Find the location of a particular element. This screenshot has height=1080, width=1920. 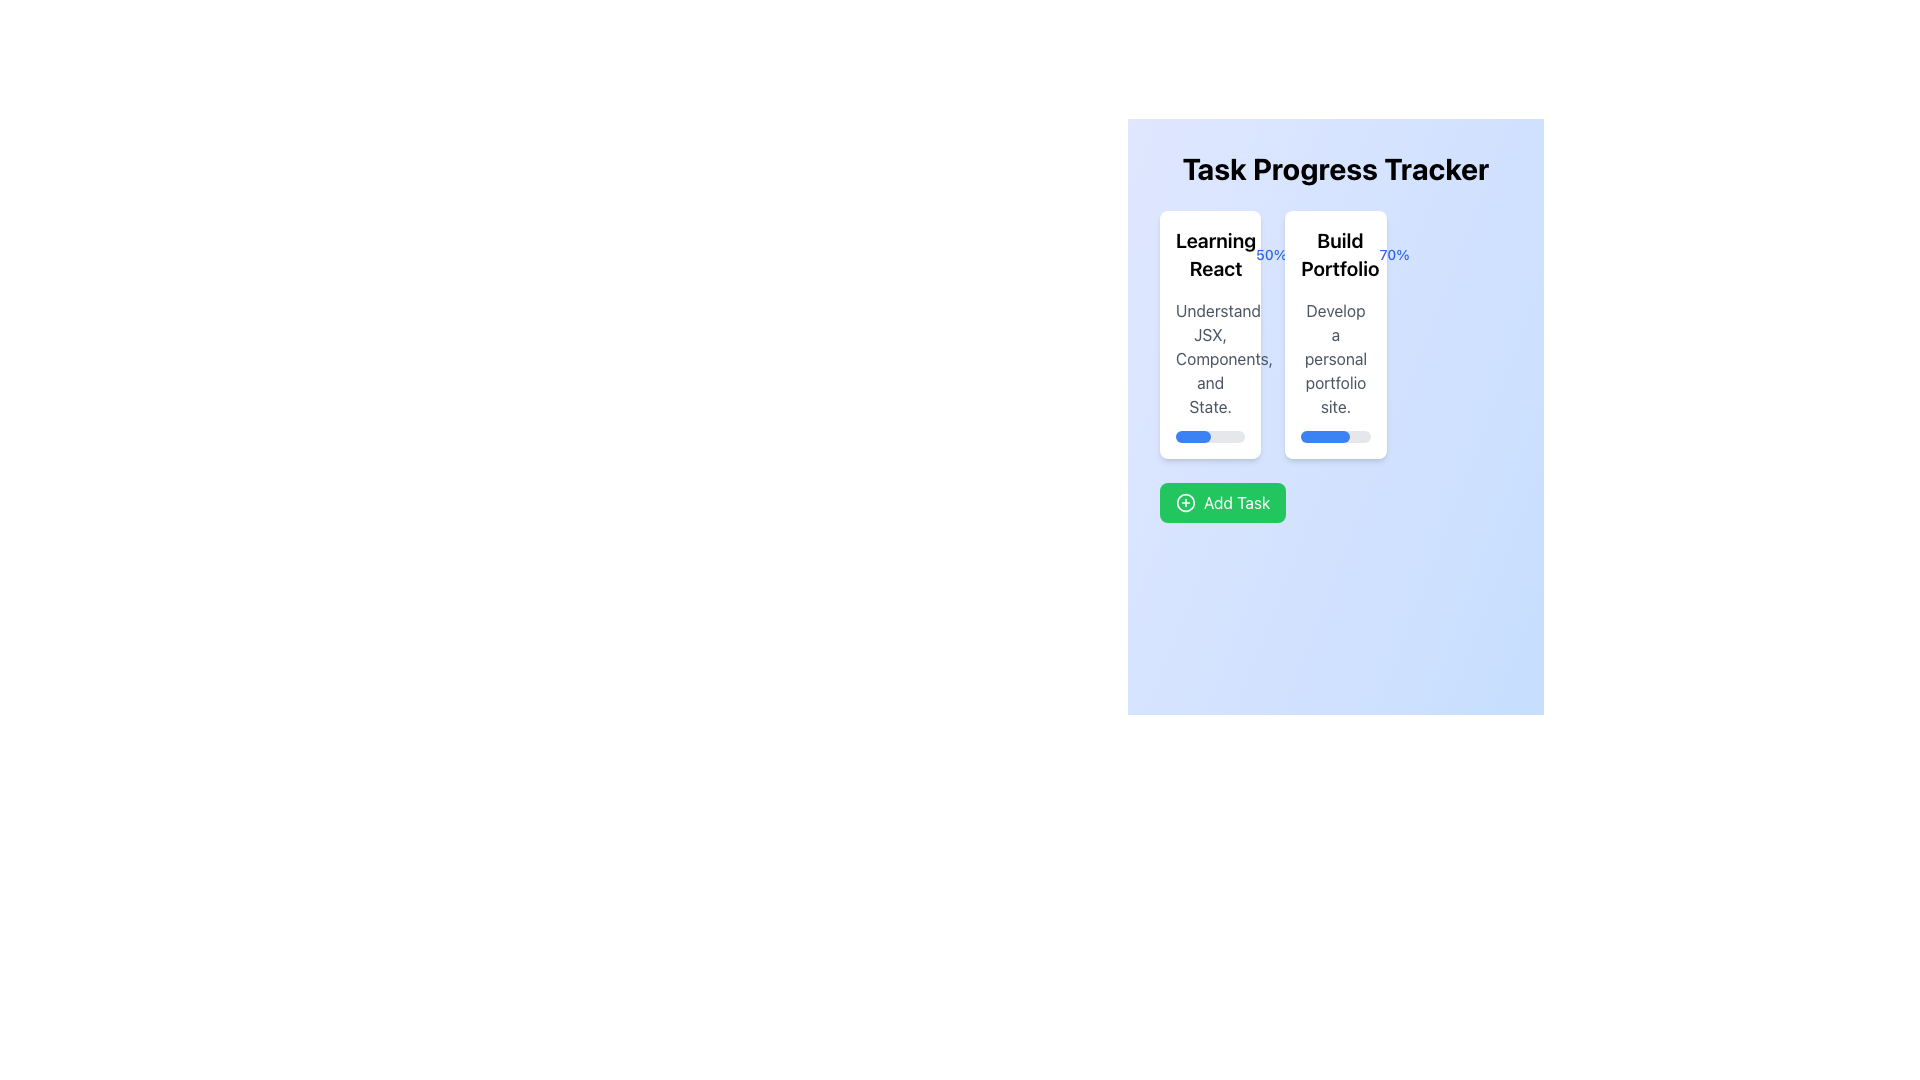

descriptive text located in the second card titled 'Build Portfolio' in the task tracker layout, which is positioned below the title and percentage text and above the progress bar is located at coordinates (1335, 357).